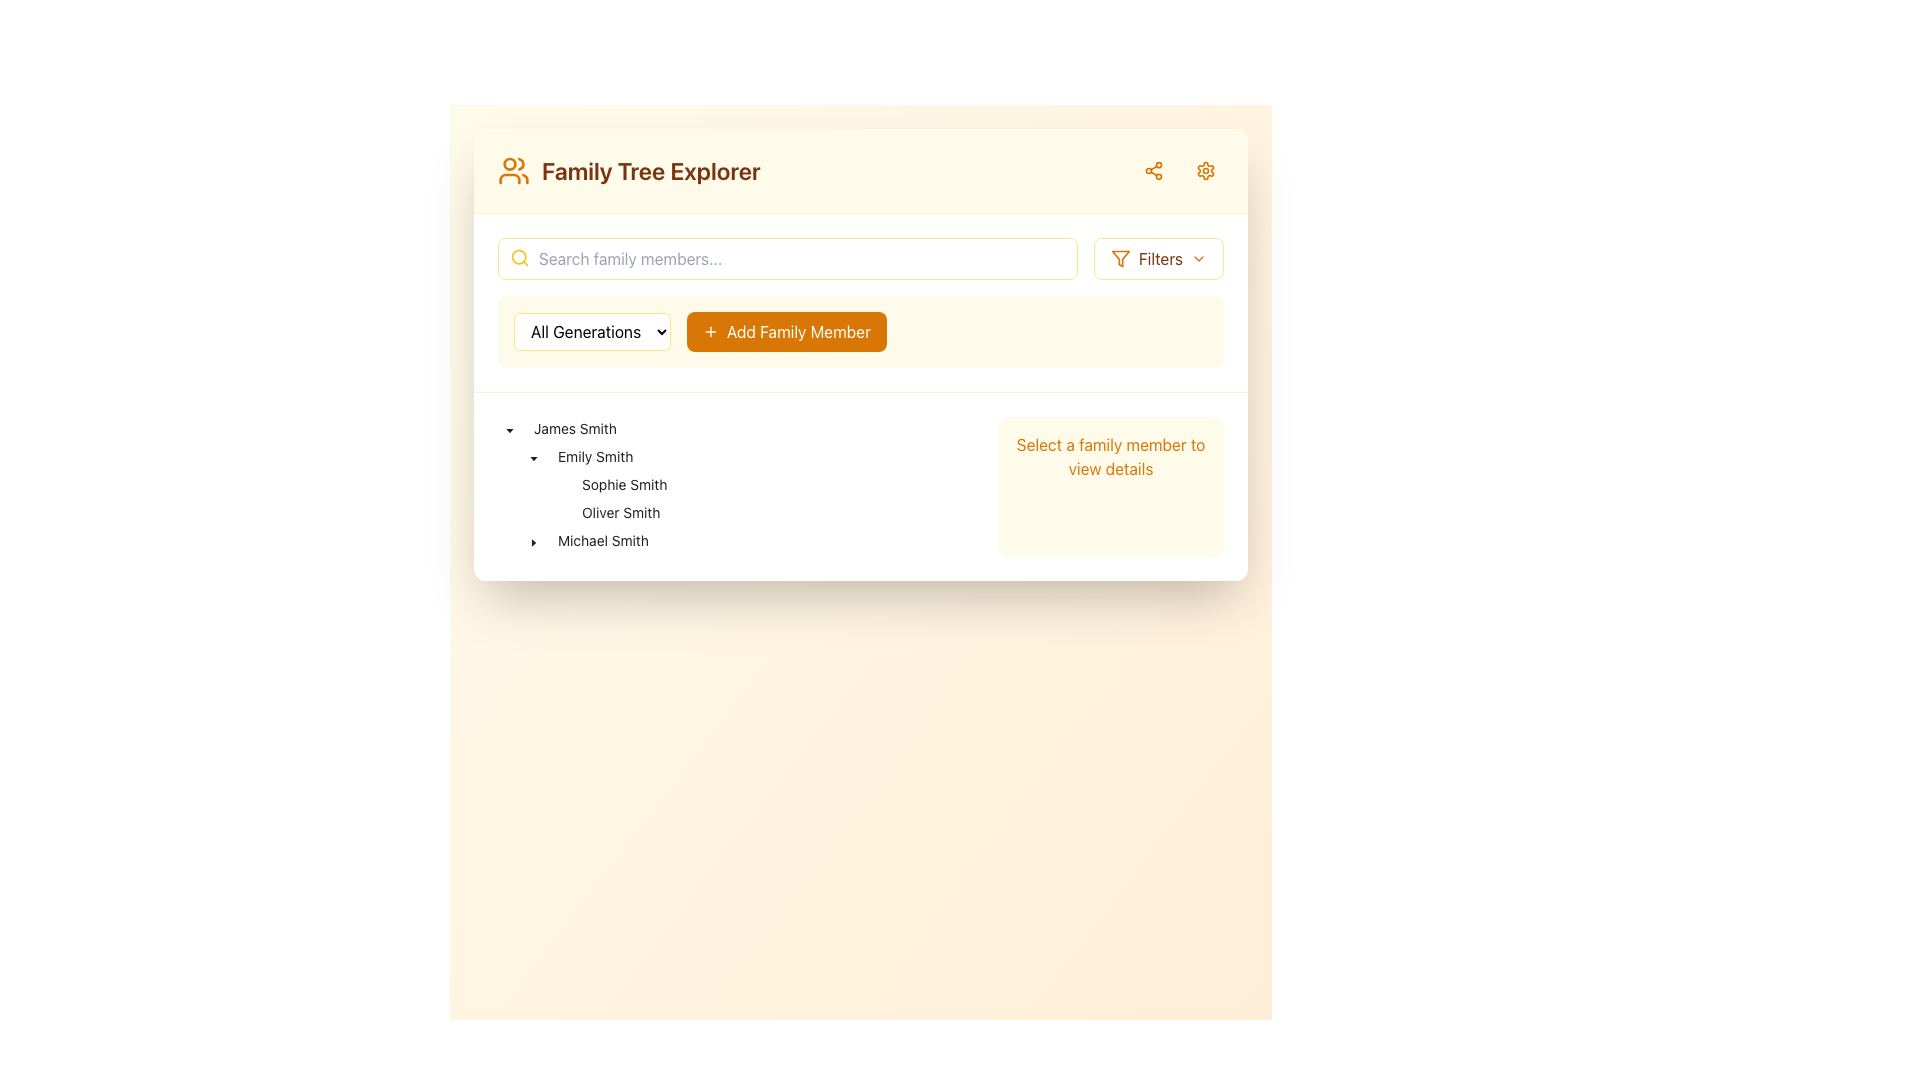  Describe the element at coordinates (602, 540) in the screenshot. I see `the text node displaying 'Michael Smith' in the family tree interface` at that location.